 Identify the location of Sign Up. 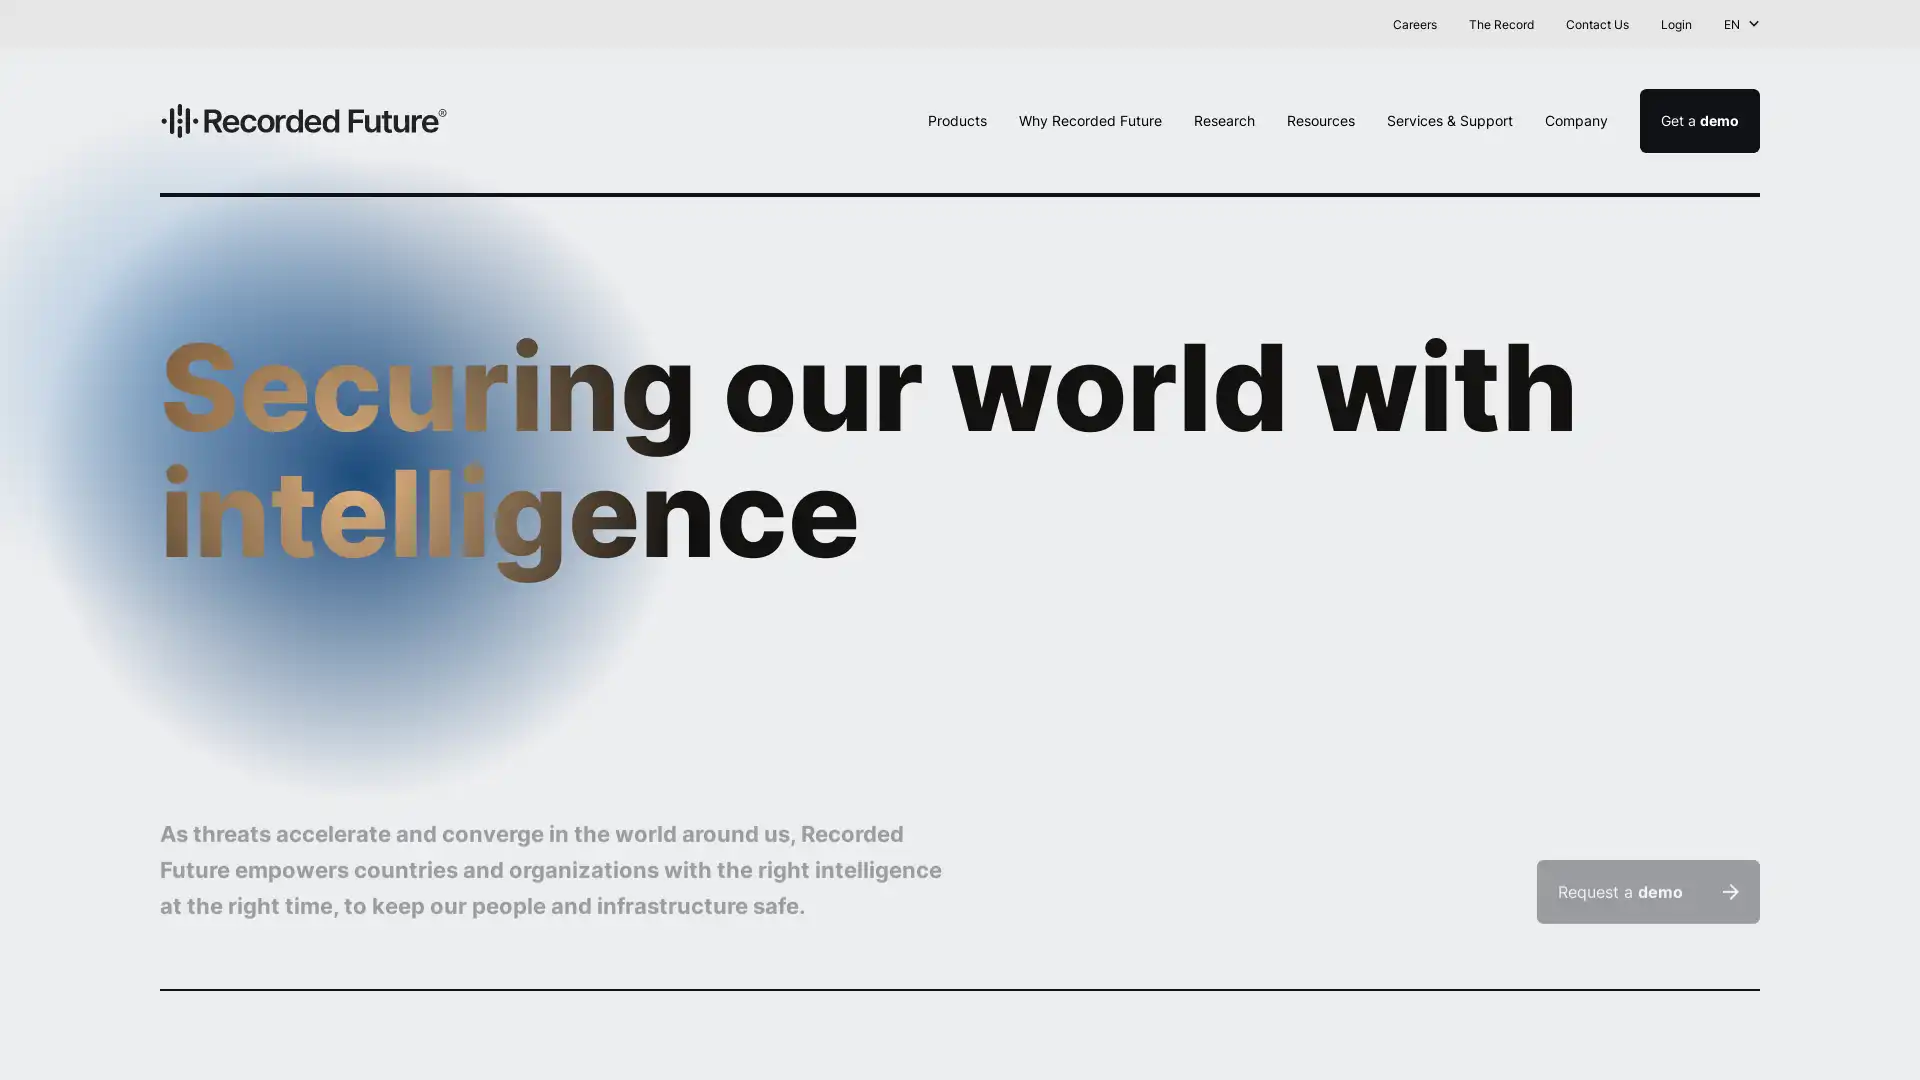
(1205, 23).